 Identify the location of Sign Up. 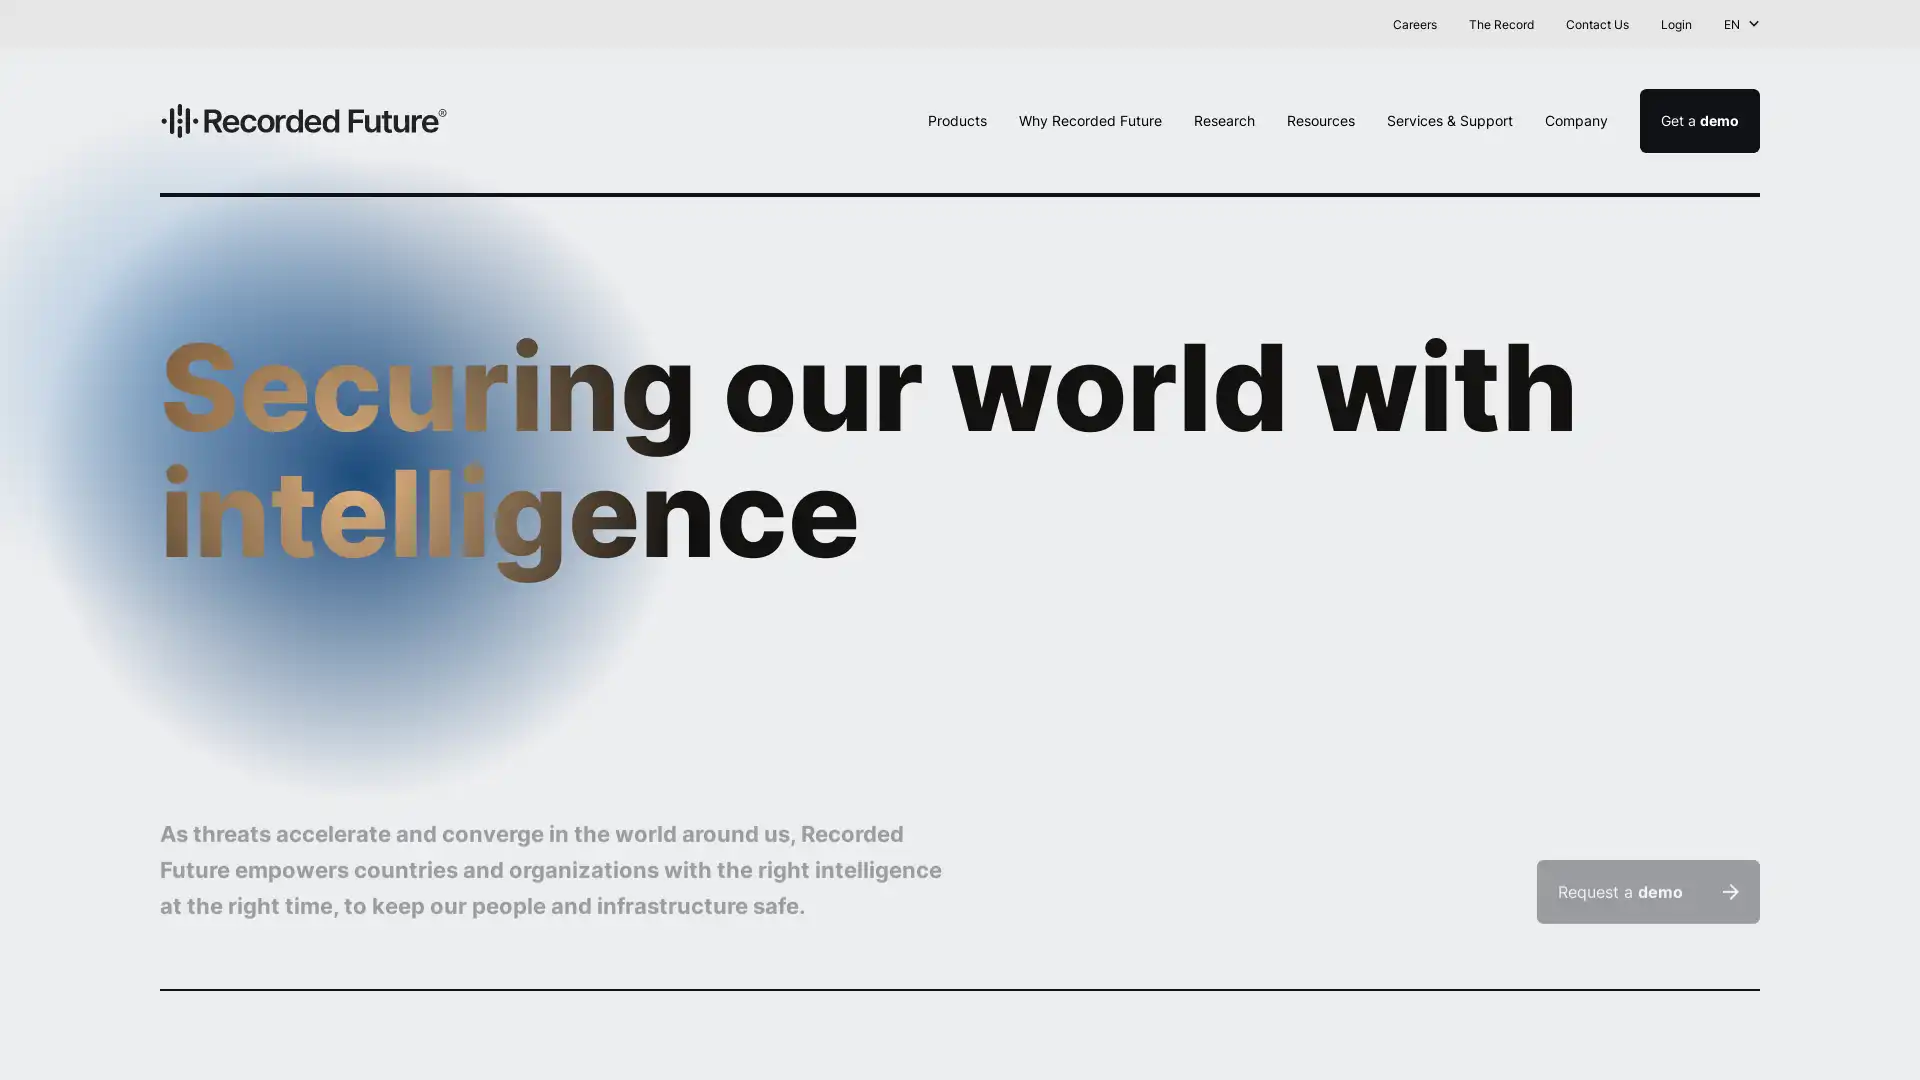
(1205, 23).